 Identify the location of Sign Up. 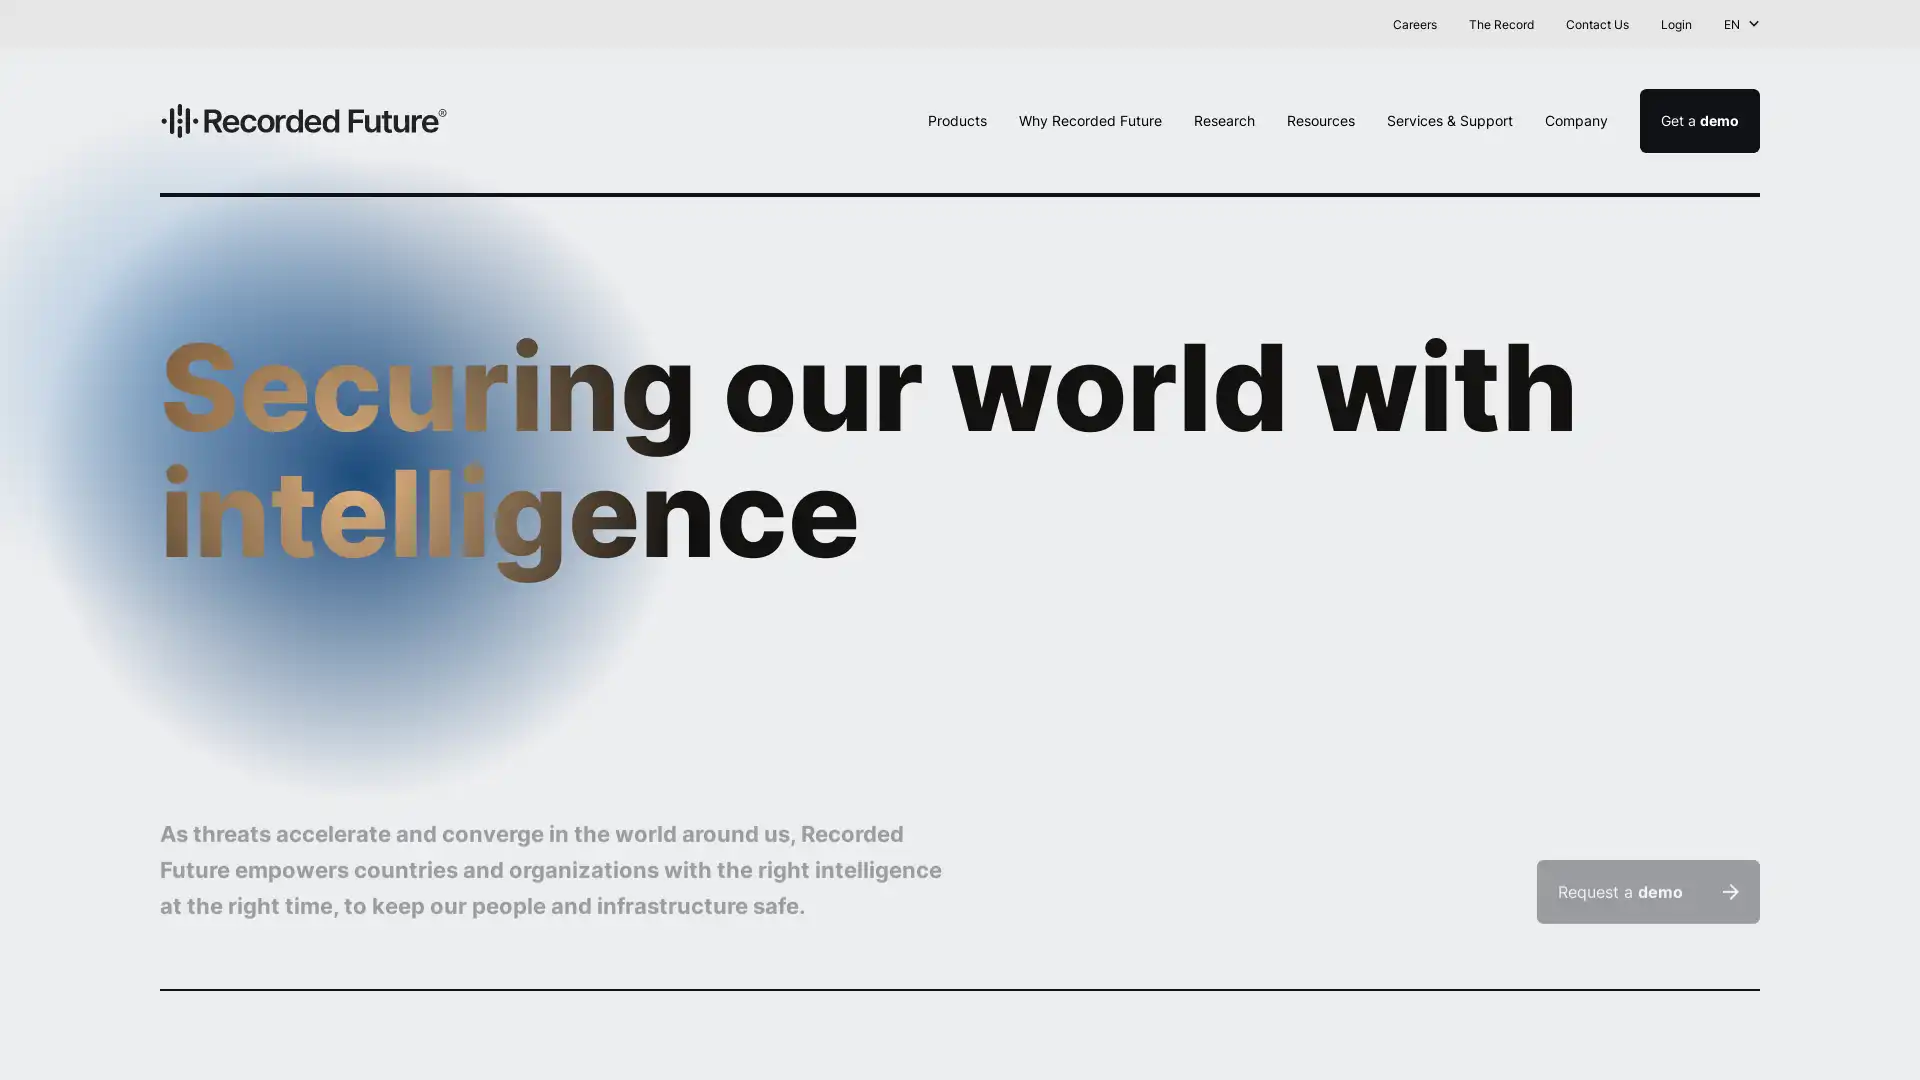
(1205, 23).